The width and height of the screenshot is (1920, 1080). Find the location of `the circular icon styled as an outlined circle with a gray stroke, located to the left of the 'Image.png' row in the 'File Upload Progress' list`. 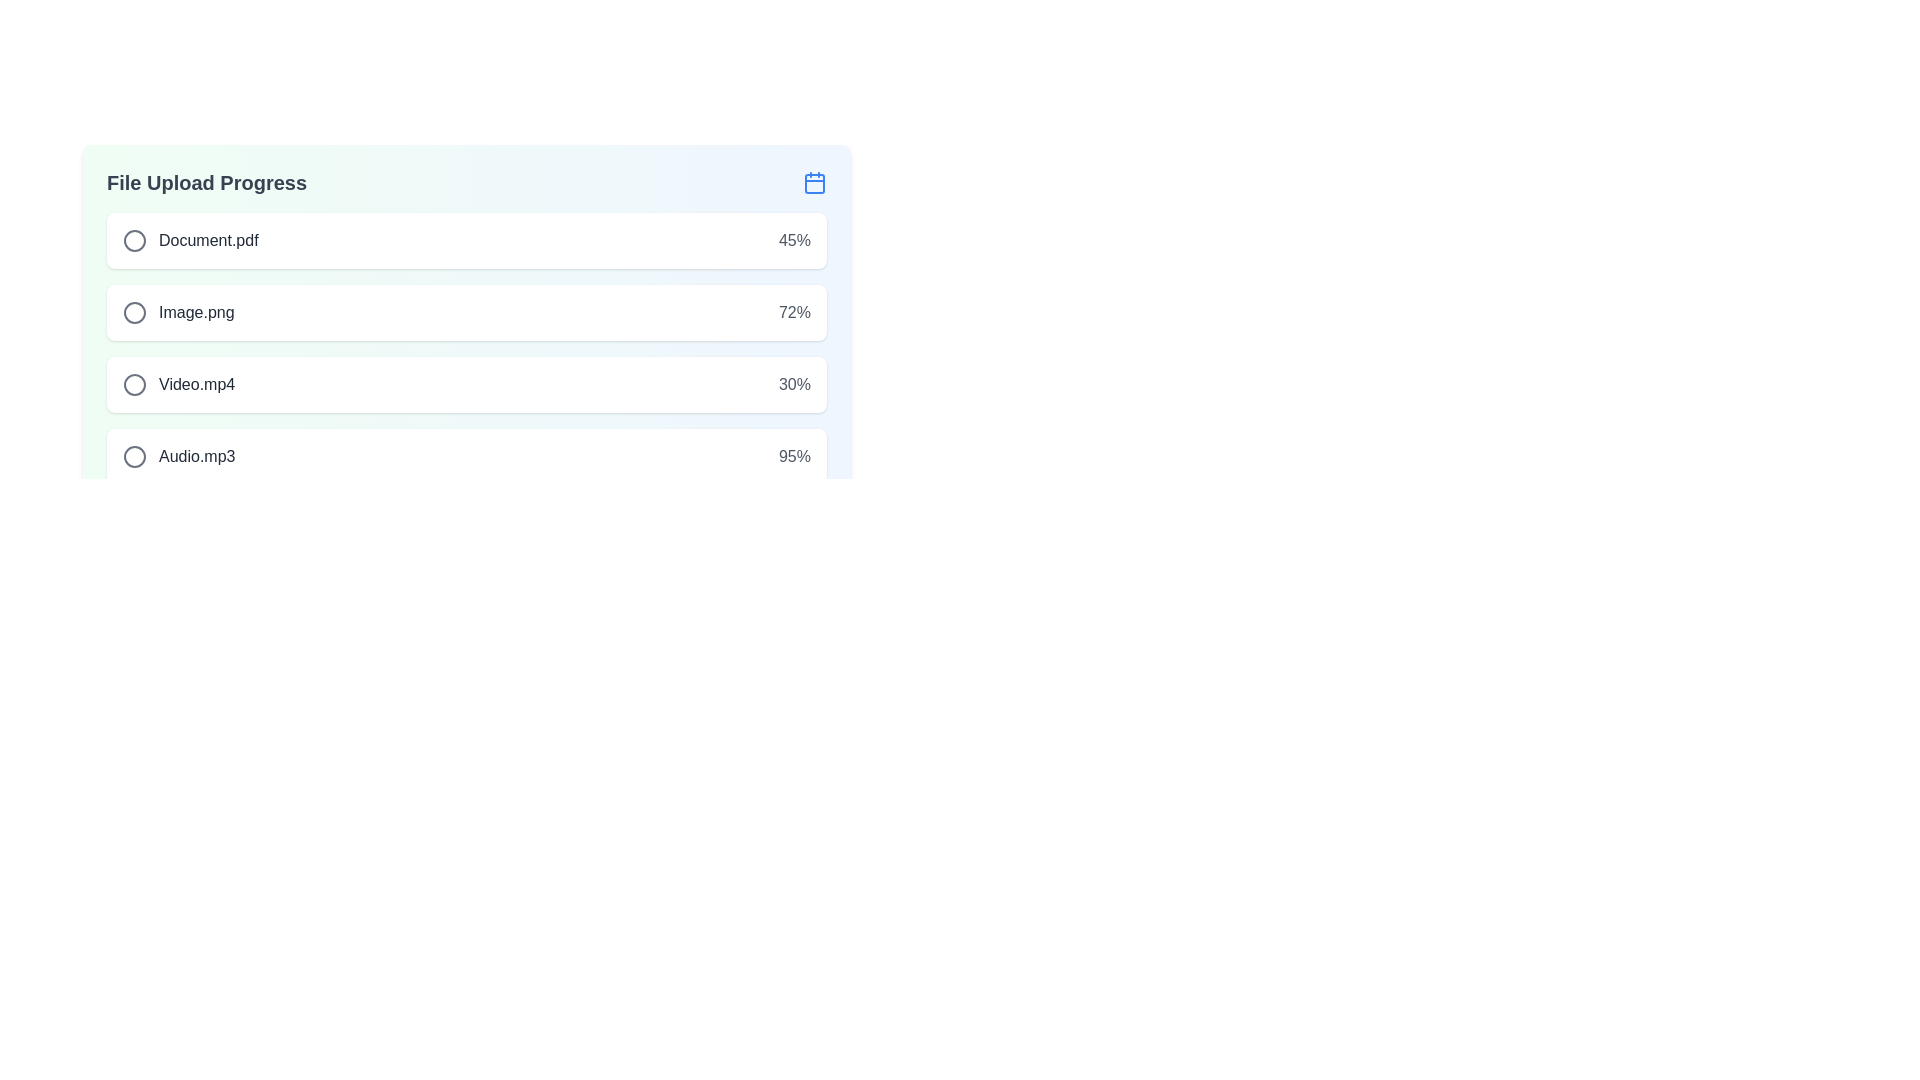

the circular icon styled as an outlined circle with a gray stroke, located to the left of the 'Image.png' row in the 'File Upload Progress' list is located at coordinates (133, 312).